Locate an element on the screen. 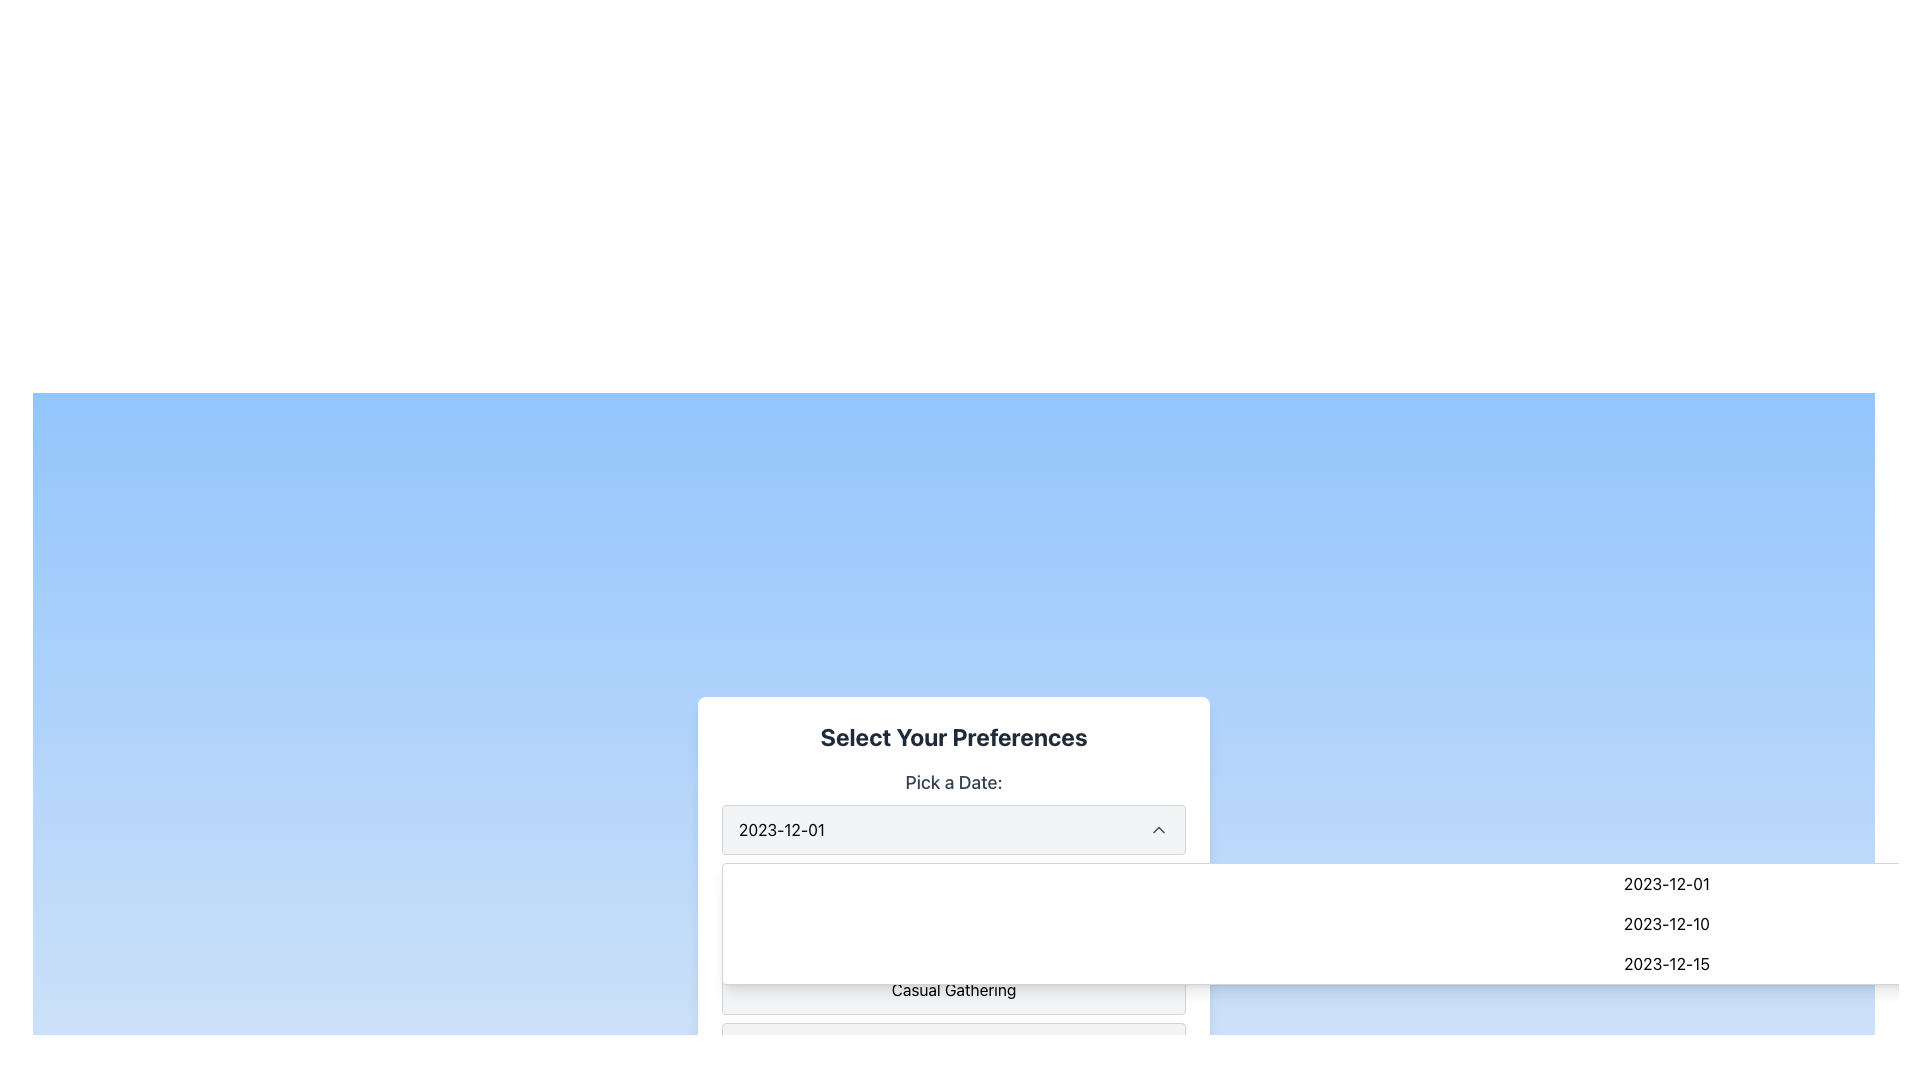  the date picker dropdown menu located below the 'Pick a Date:' title is located at coordinates (953, 829).